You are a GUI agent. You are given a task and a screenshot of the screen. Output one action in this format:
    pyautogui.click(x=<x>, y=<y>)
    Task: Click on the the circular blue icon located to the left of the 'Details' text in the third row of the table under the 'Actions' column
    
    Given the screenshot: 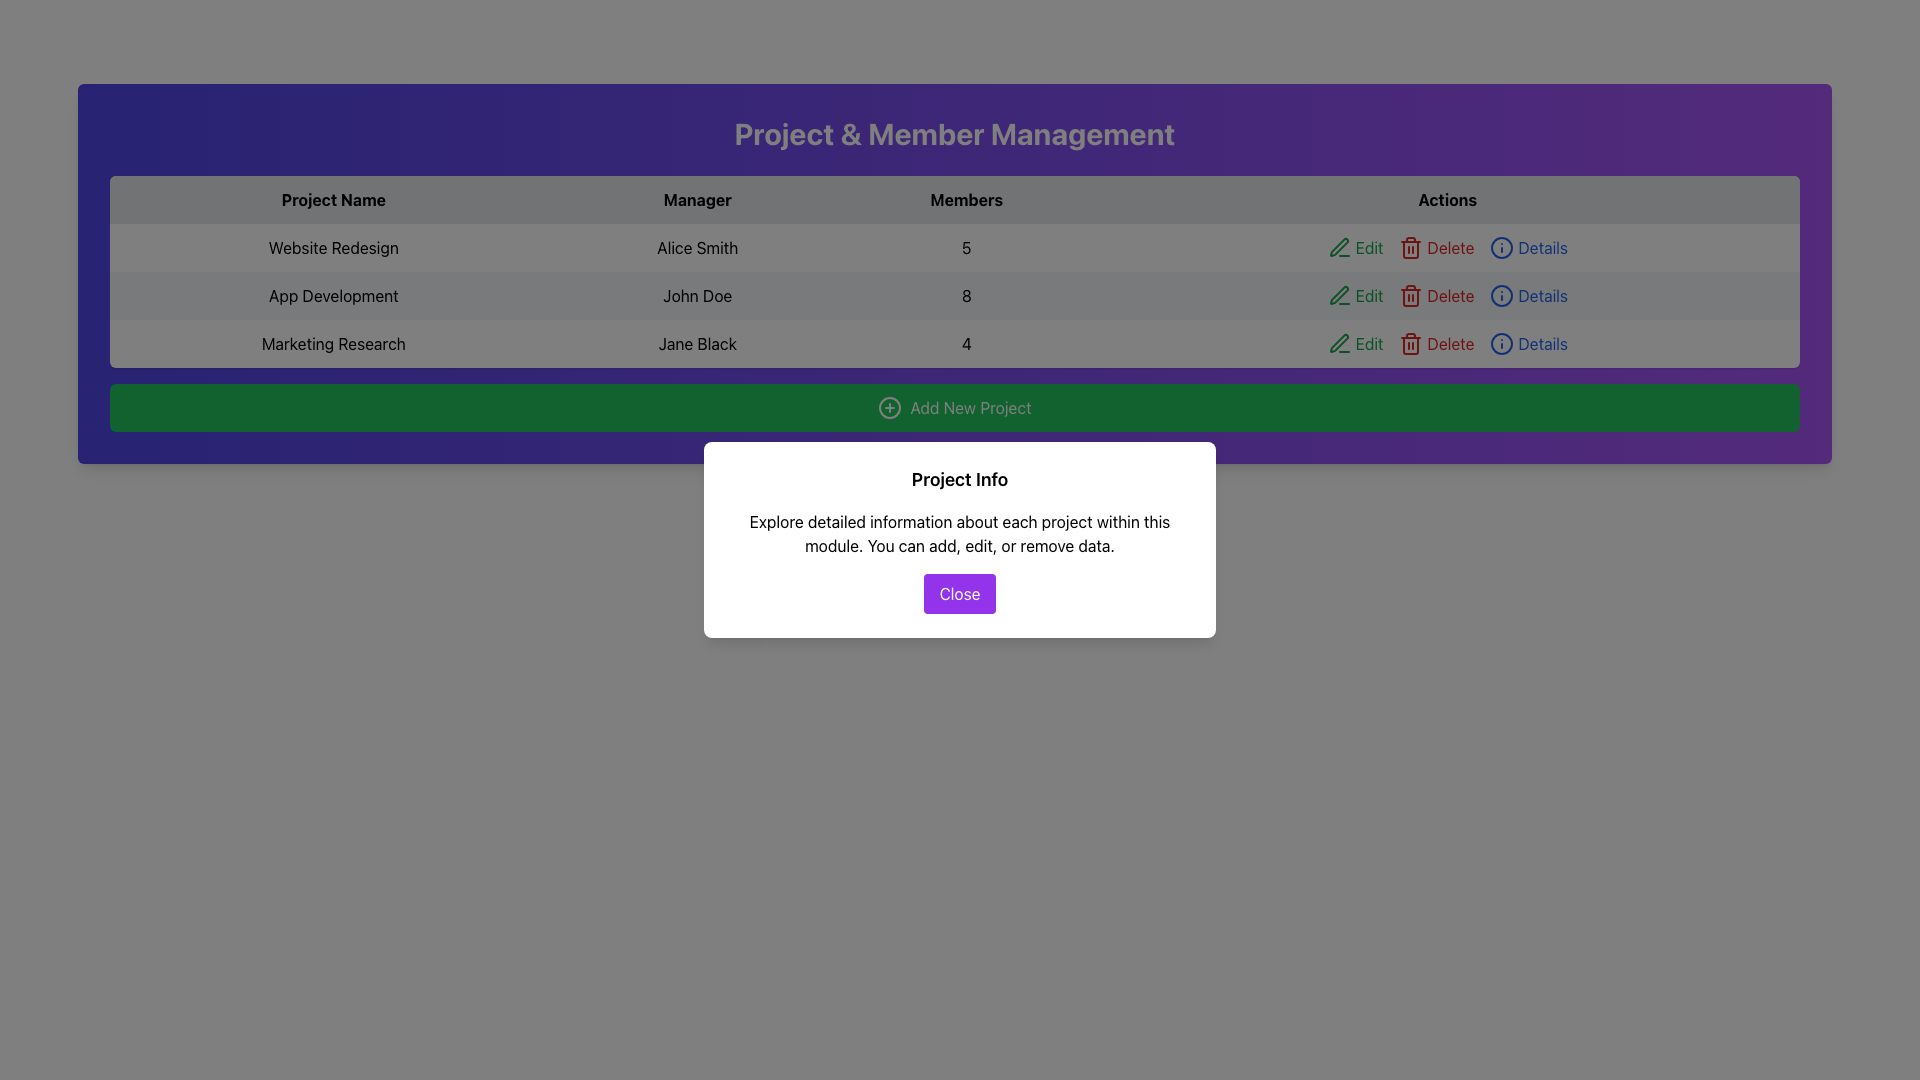 What is the action you would take?
    pyautogui.click(x=1502, y=342)
    